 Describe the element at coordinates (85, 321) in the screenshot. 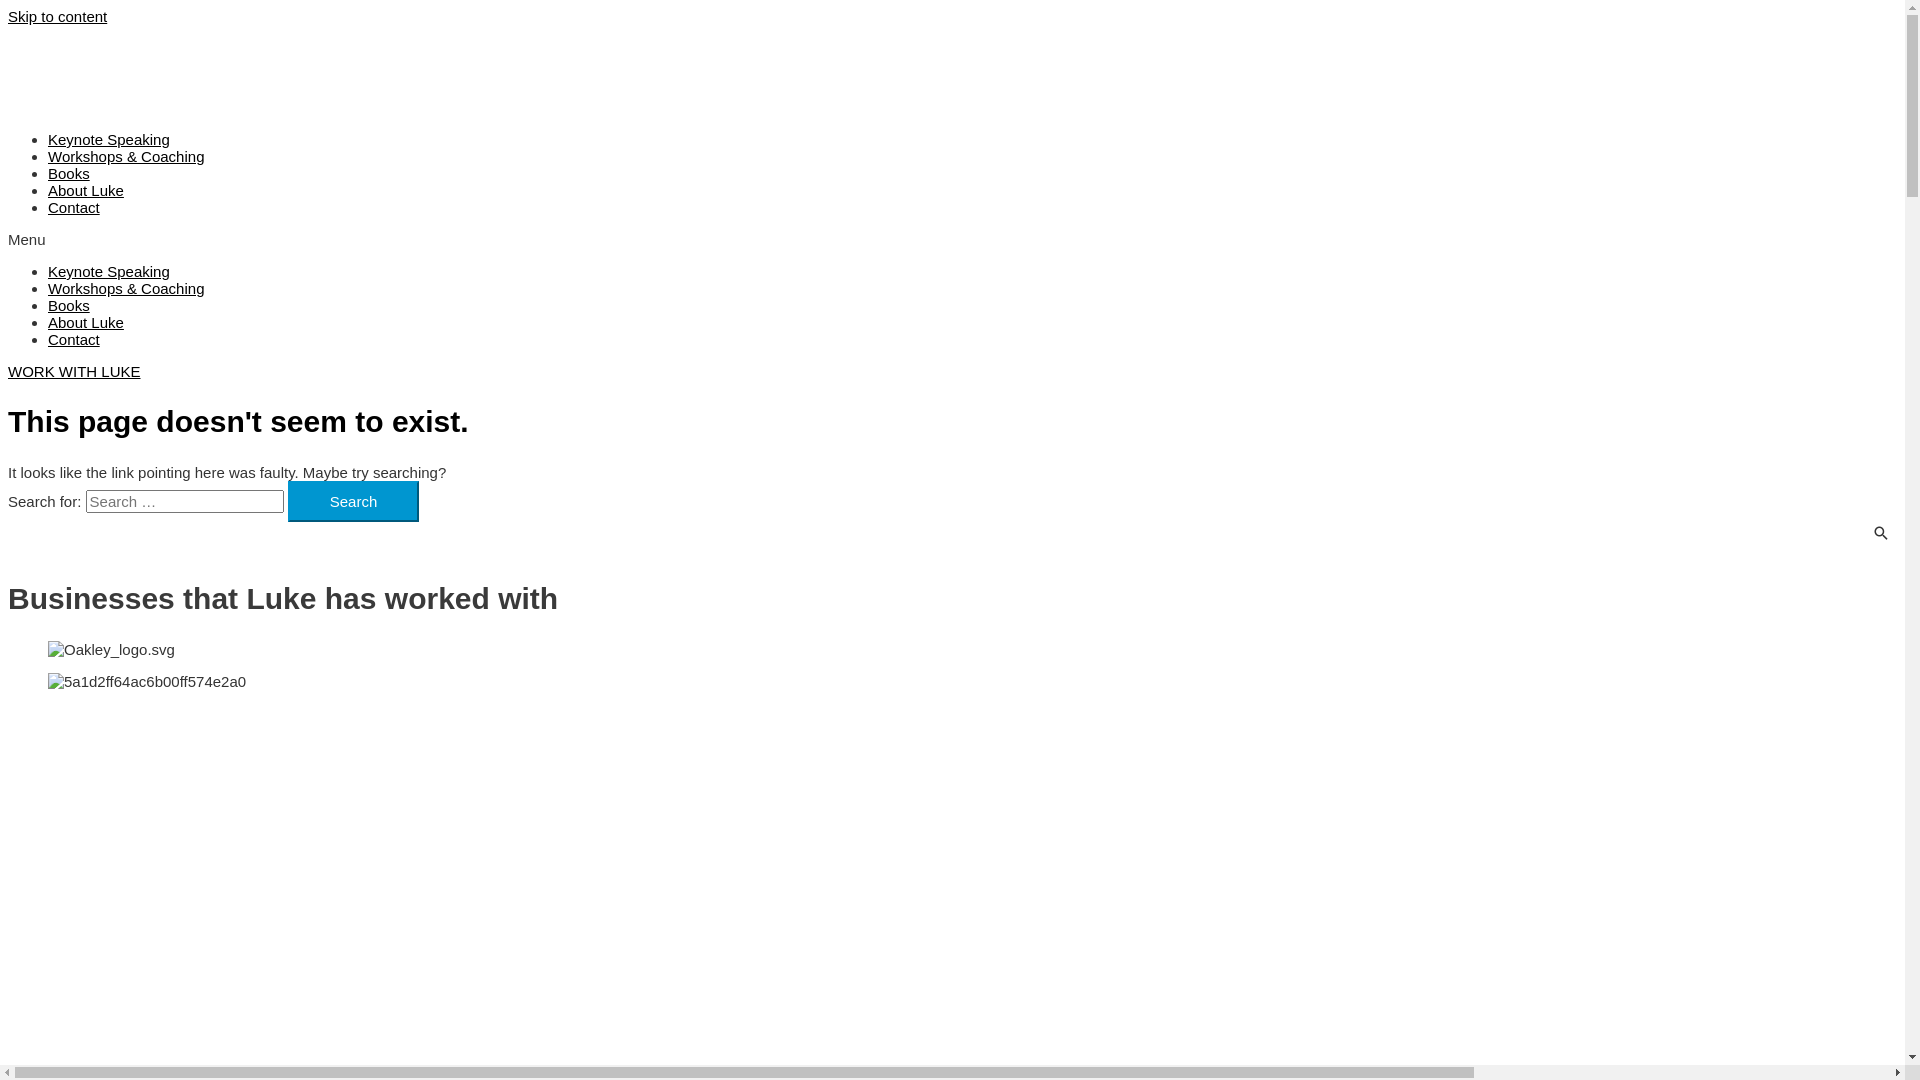

I see `'About Luke'` at that location.